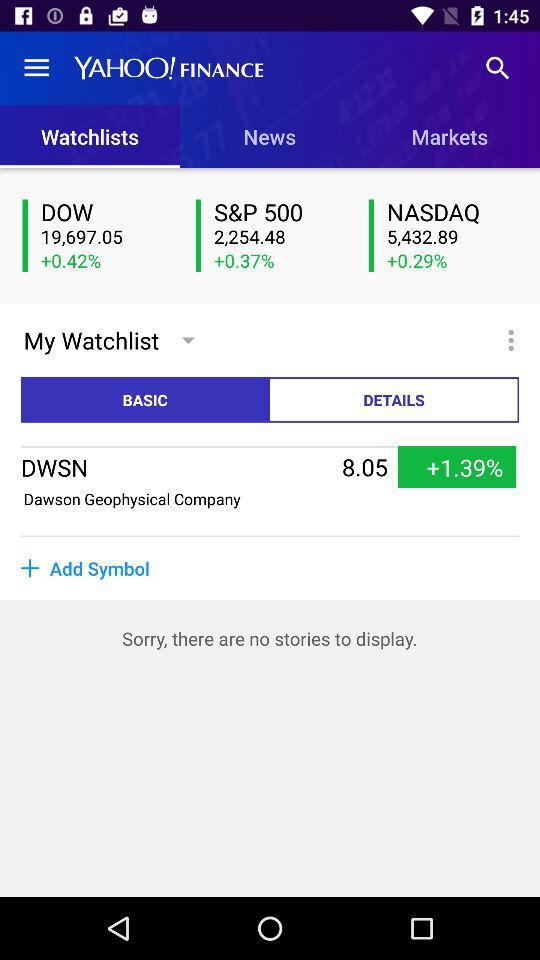  I want to click on the item to the left of 8.05, so click(132, 497).